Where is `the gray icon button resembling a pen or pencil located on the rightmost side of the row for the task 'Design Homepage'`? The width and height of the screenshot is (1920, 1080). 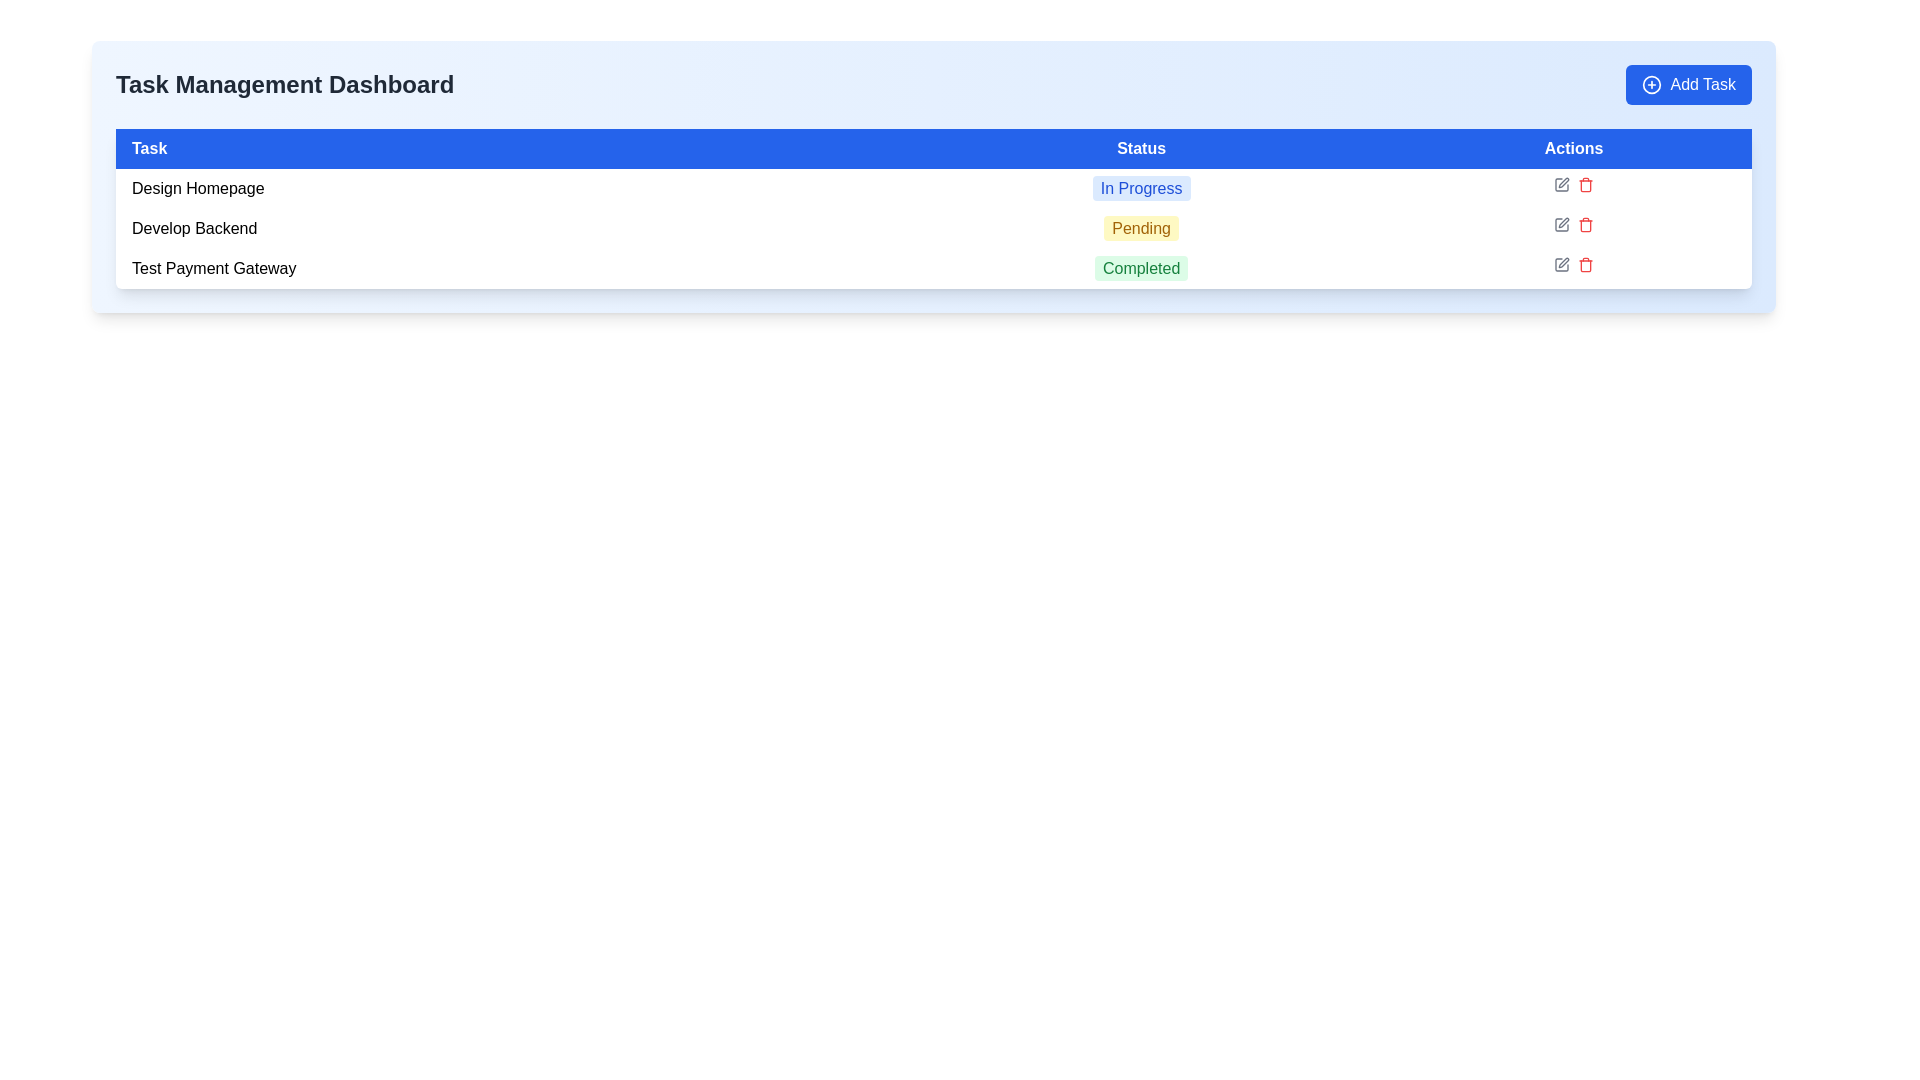
the gray icon button resembling a pen or pencil located on the rightmost side of the row for the task 'Design Homepage' is located at coordinates (1560, 185).